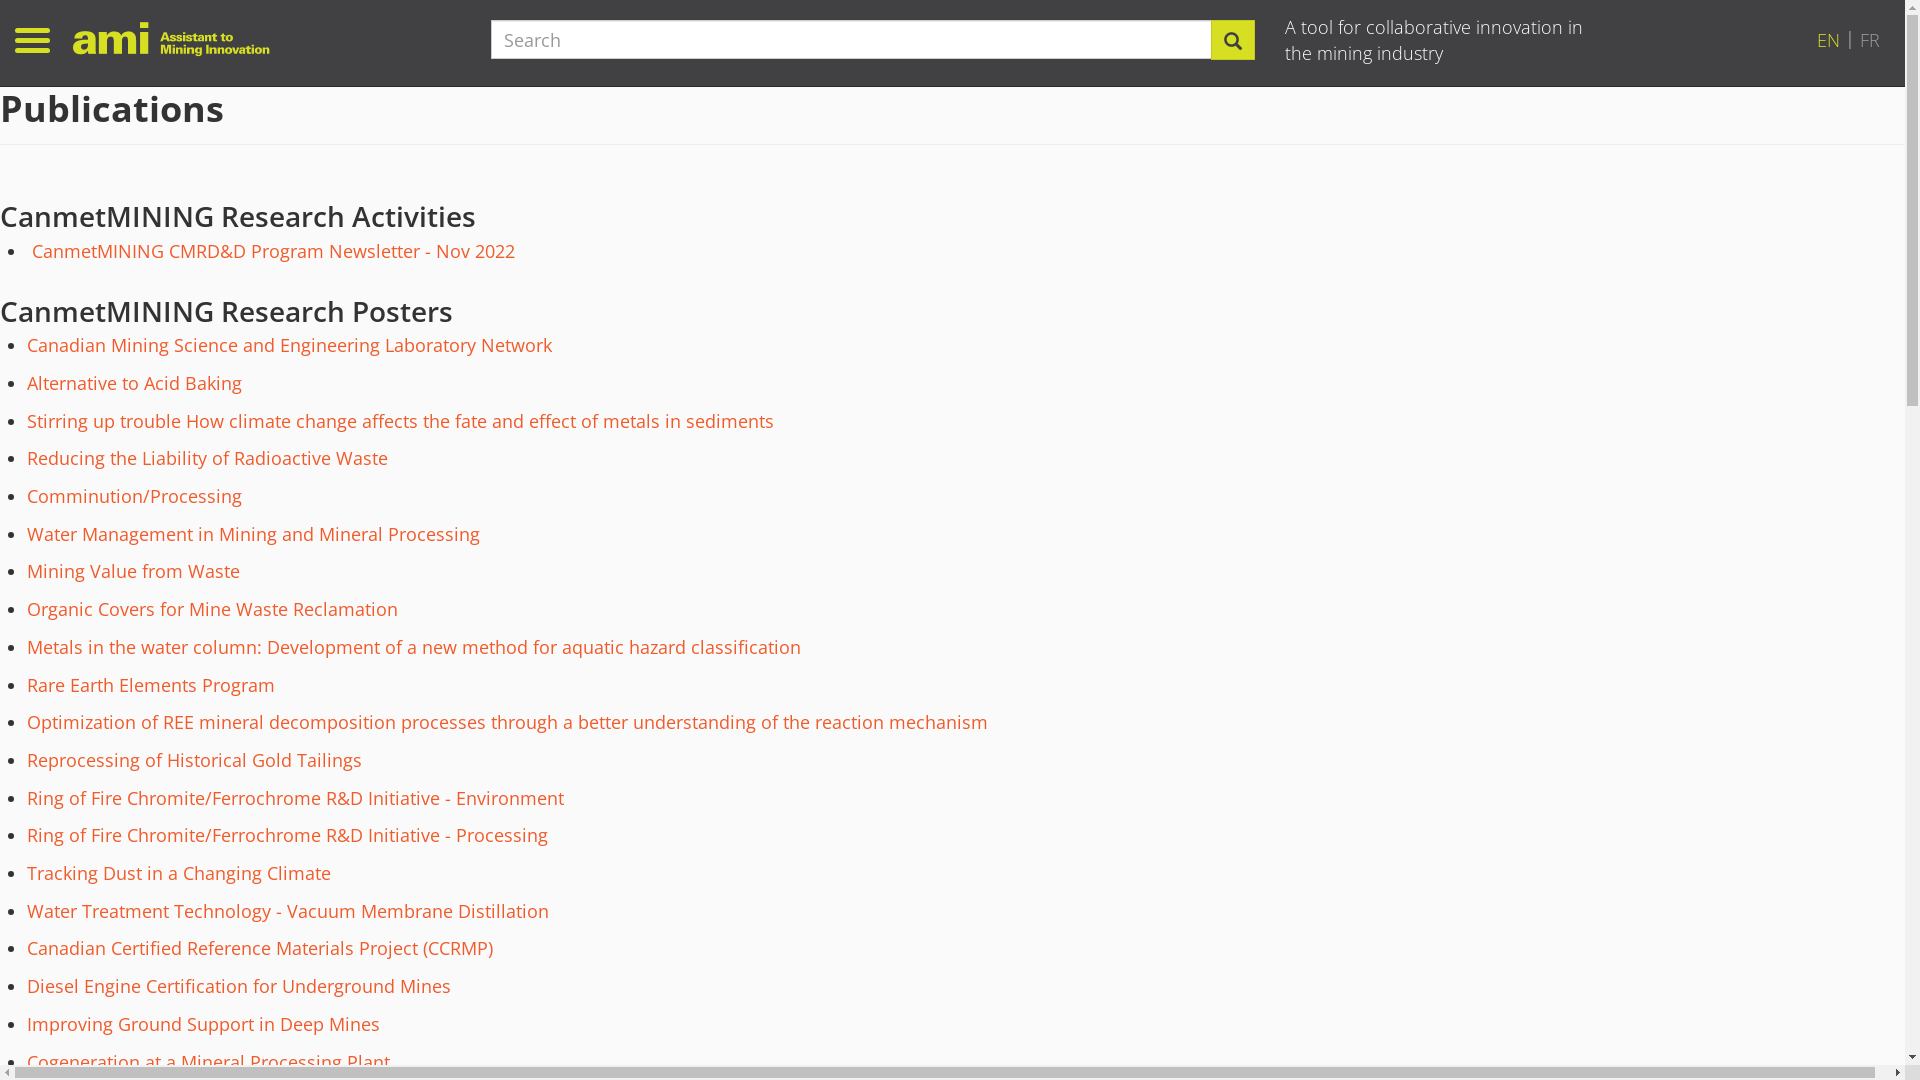  Describe the element at coordinates (239, 985) in the screenshot. I see `'Diesel Engine Certification for Underground Mines'` at that location.